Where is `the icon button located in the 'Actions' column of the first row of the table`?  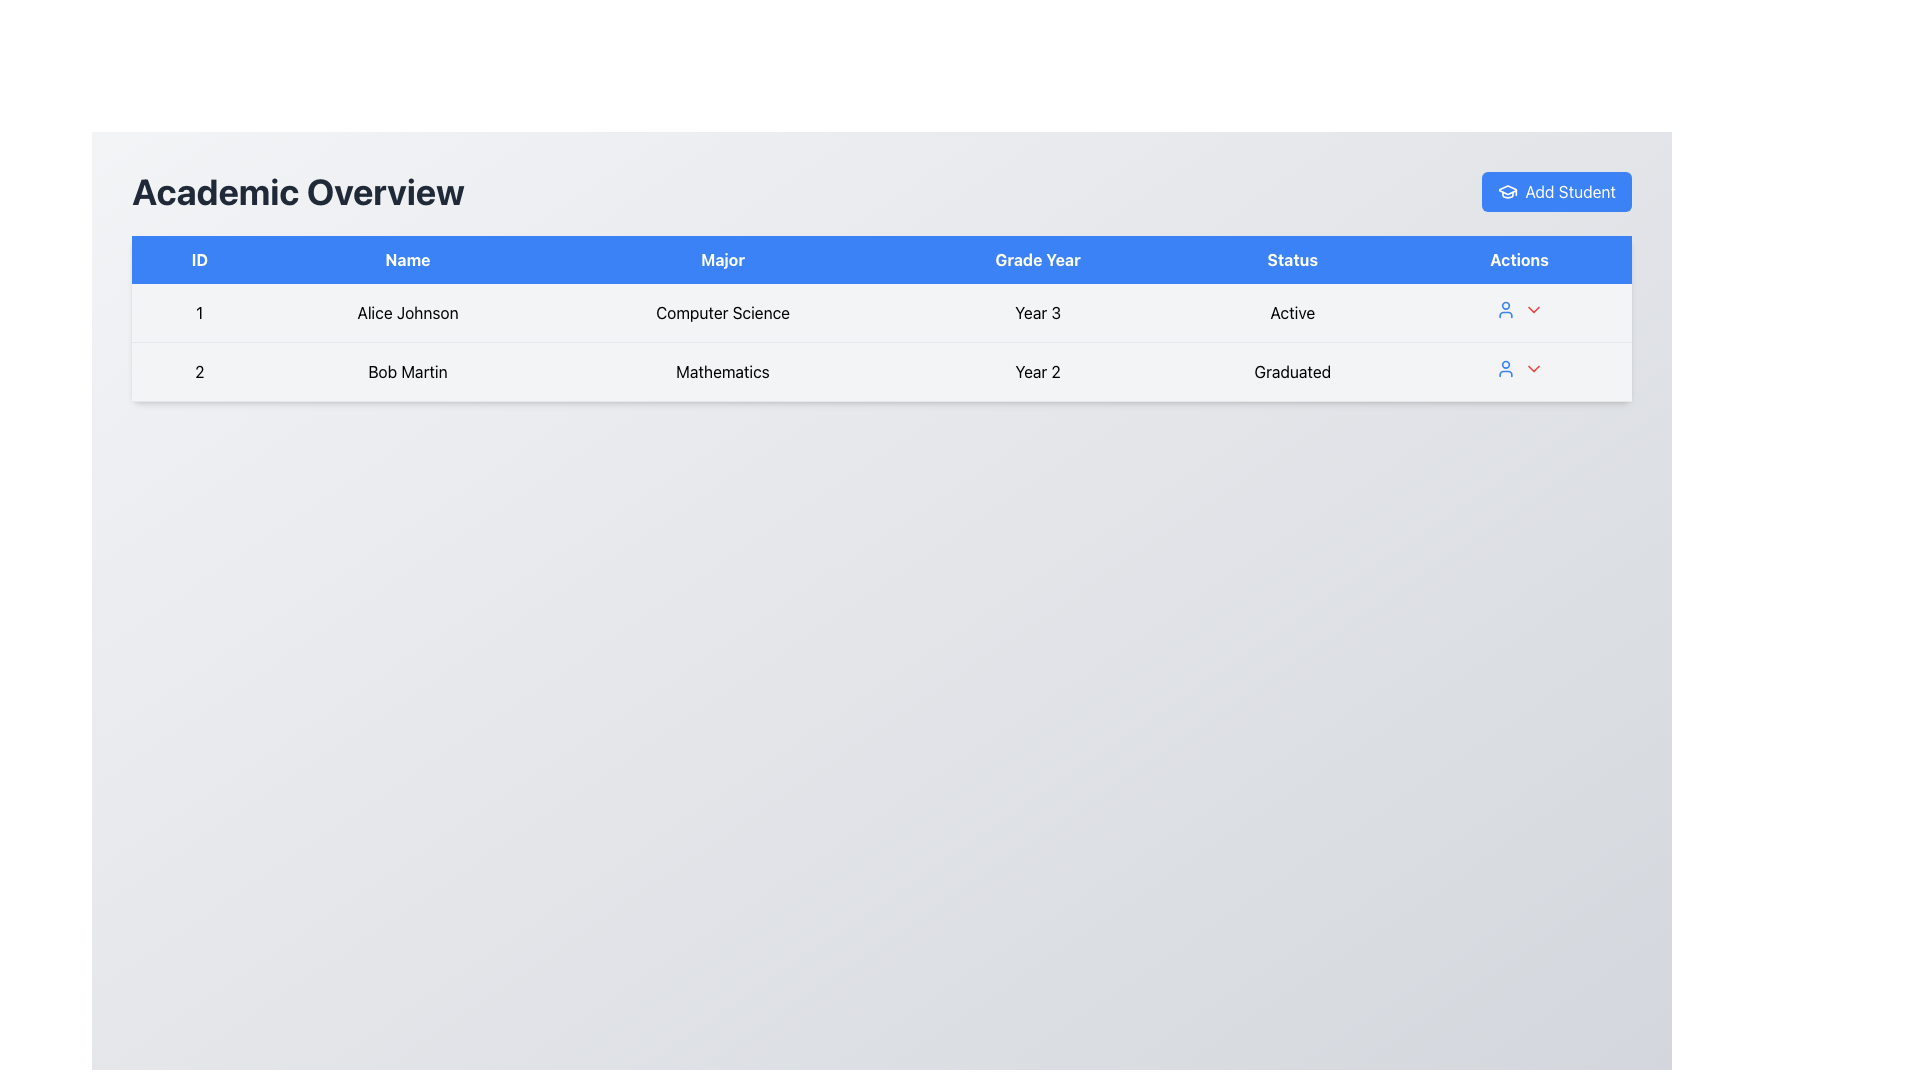
the icon button located in the 'Actions' column of the first row of the table is located at coordinates (1505, 369).